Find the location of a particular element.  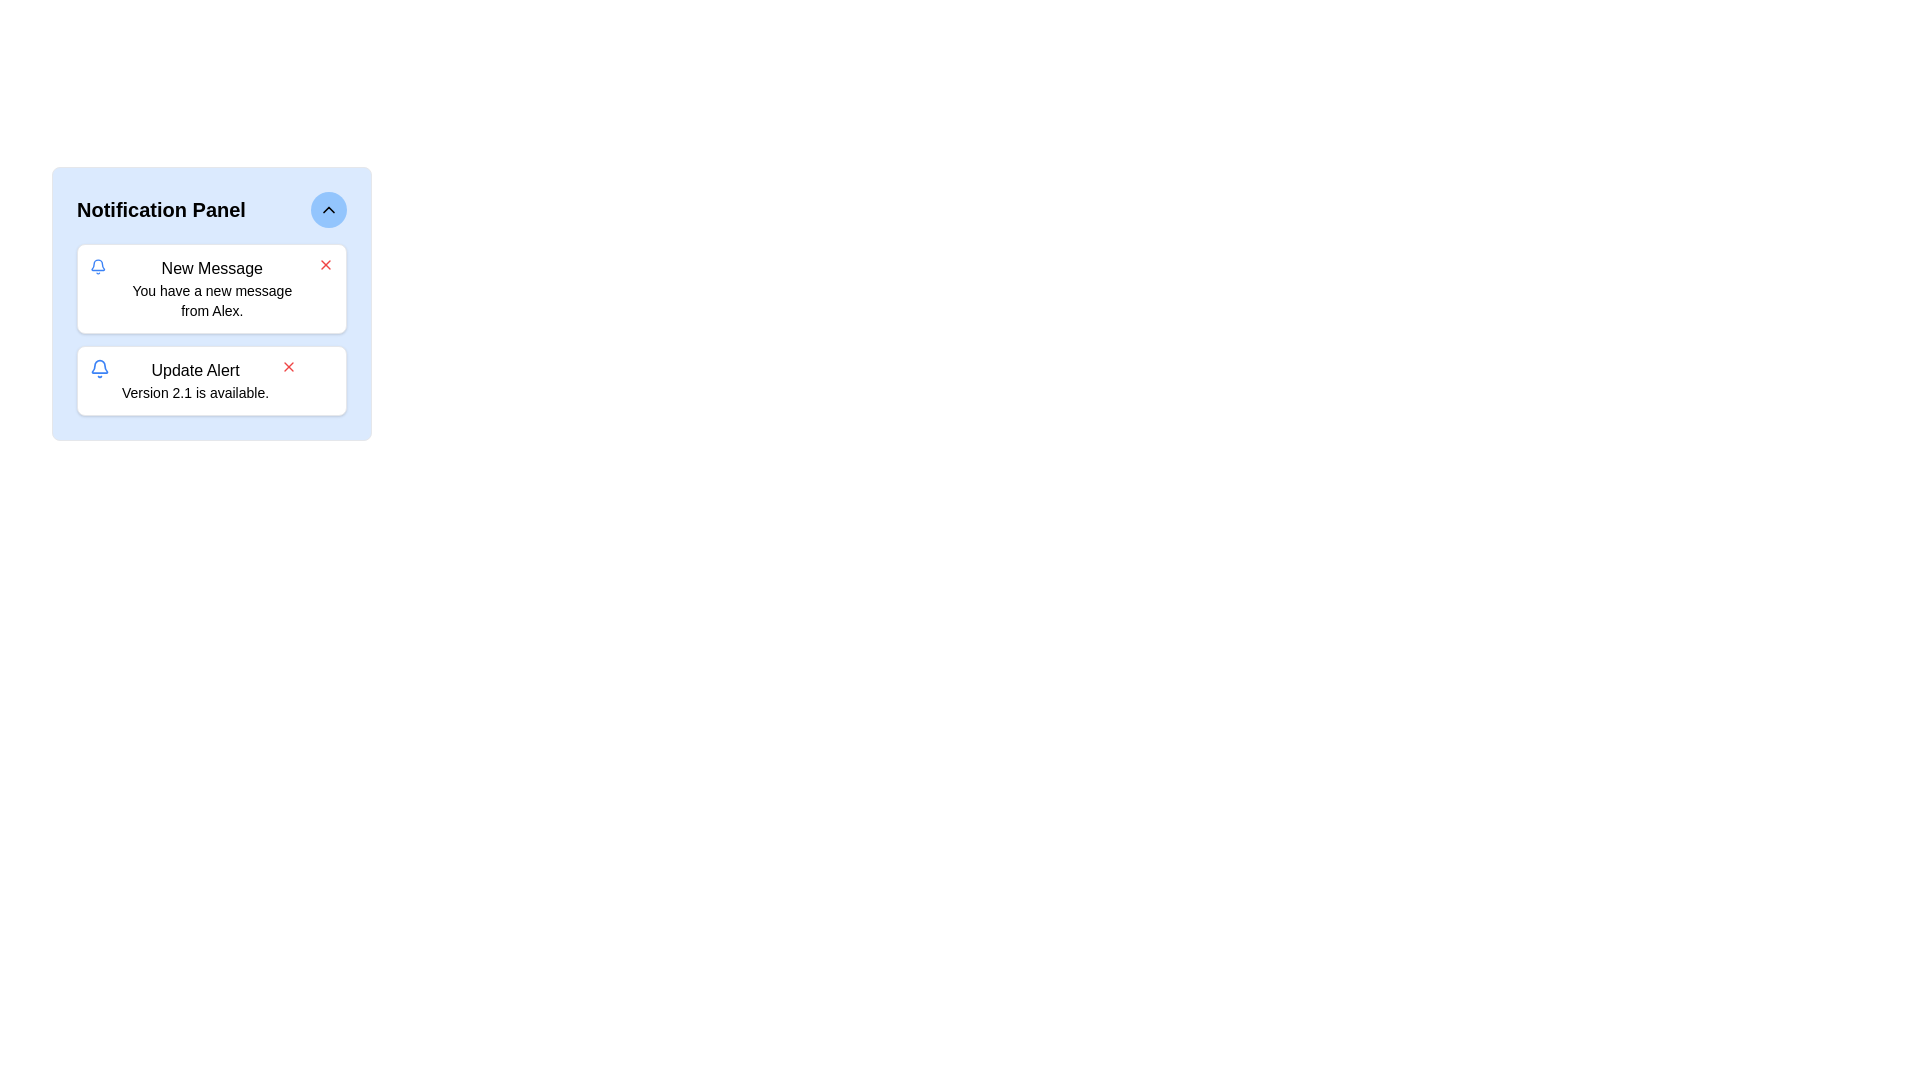

the circular blue button with a downward arrow icon located at the upper-right corner of the 'Notification Panel' is located at coordinates (329, 209).